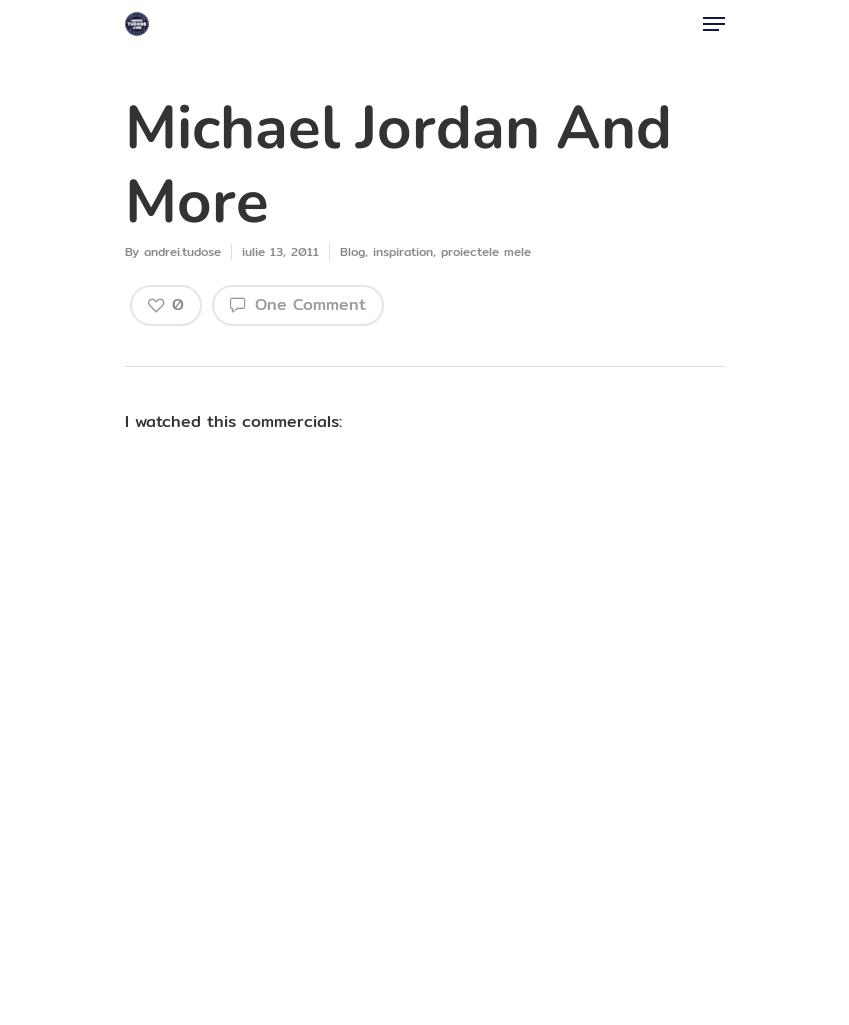  What do you see at coordinates (231, 420) in the screenshot?
I see `'I watched this commercials:'` at bounding box center [231, 420].